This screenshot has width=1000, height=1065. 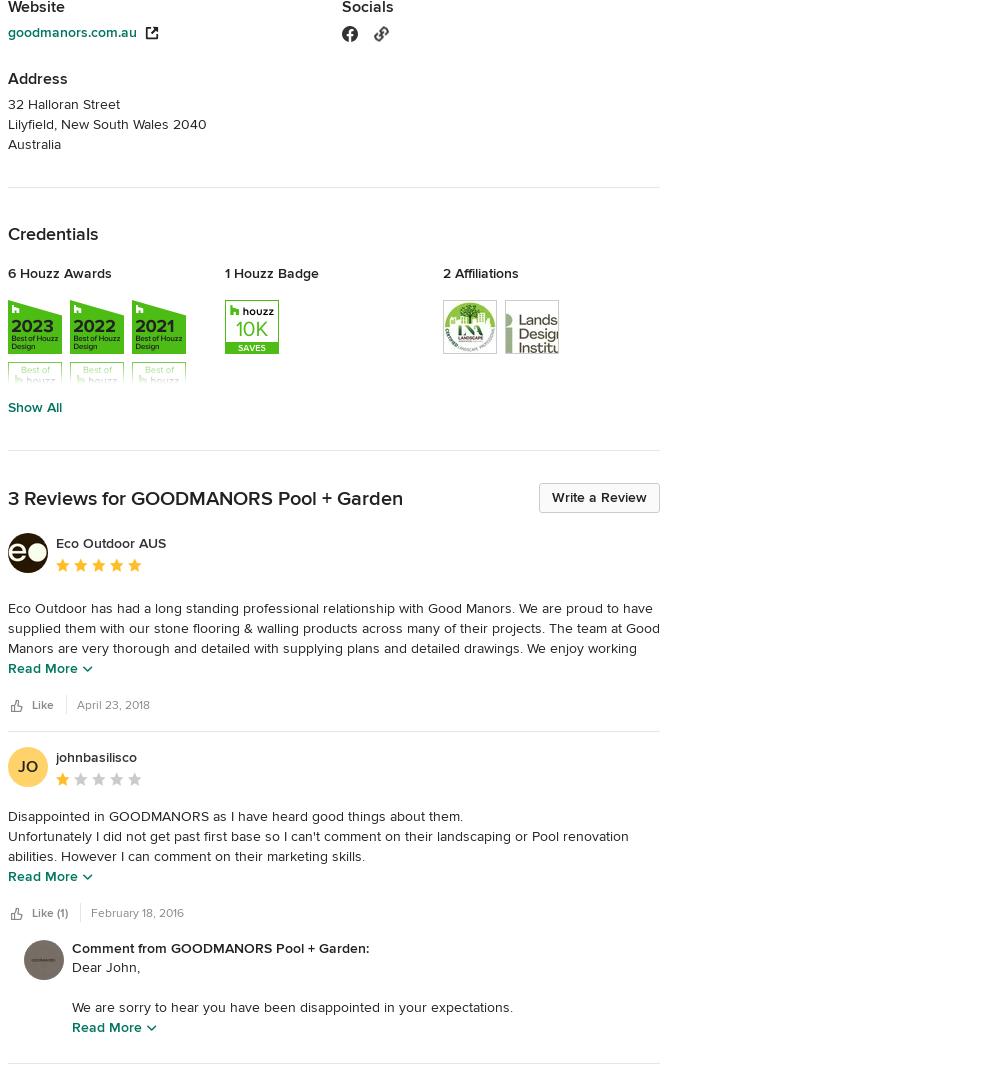 I want to click on '2 Affiliations', so click(x=479, y=272).